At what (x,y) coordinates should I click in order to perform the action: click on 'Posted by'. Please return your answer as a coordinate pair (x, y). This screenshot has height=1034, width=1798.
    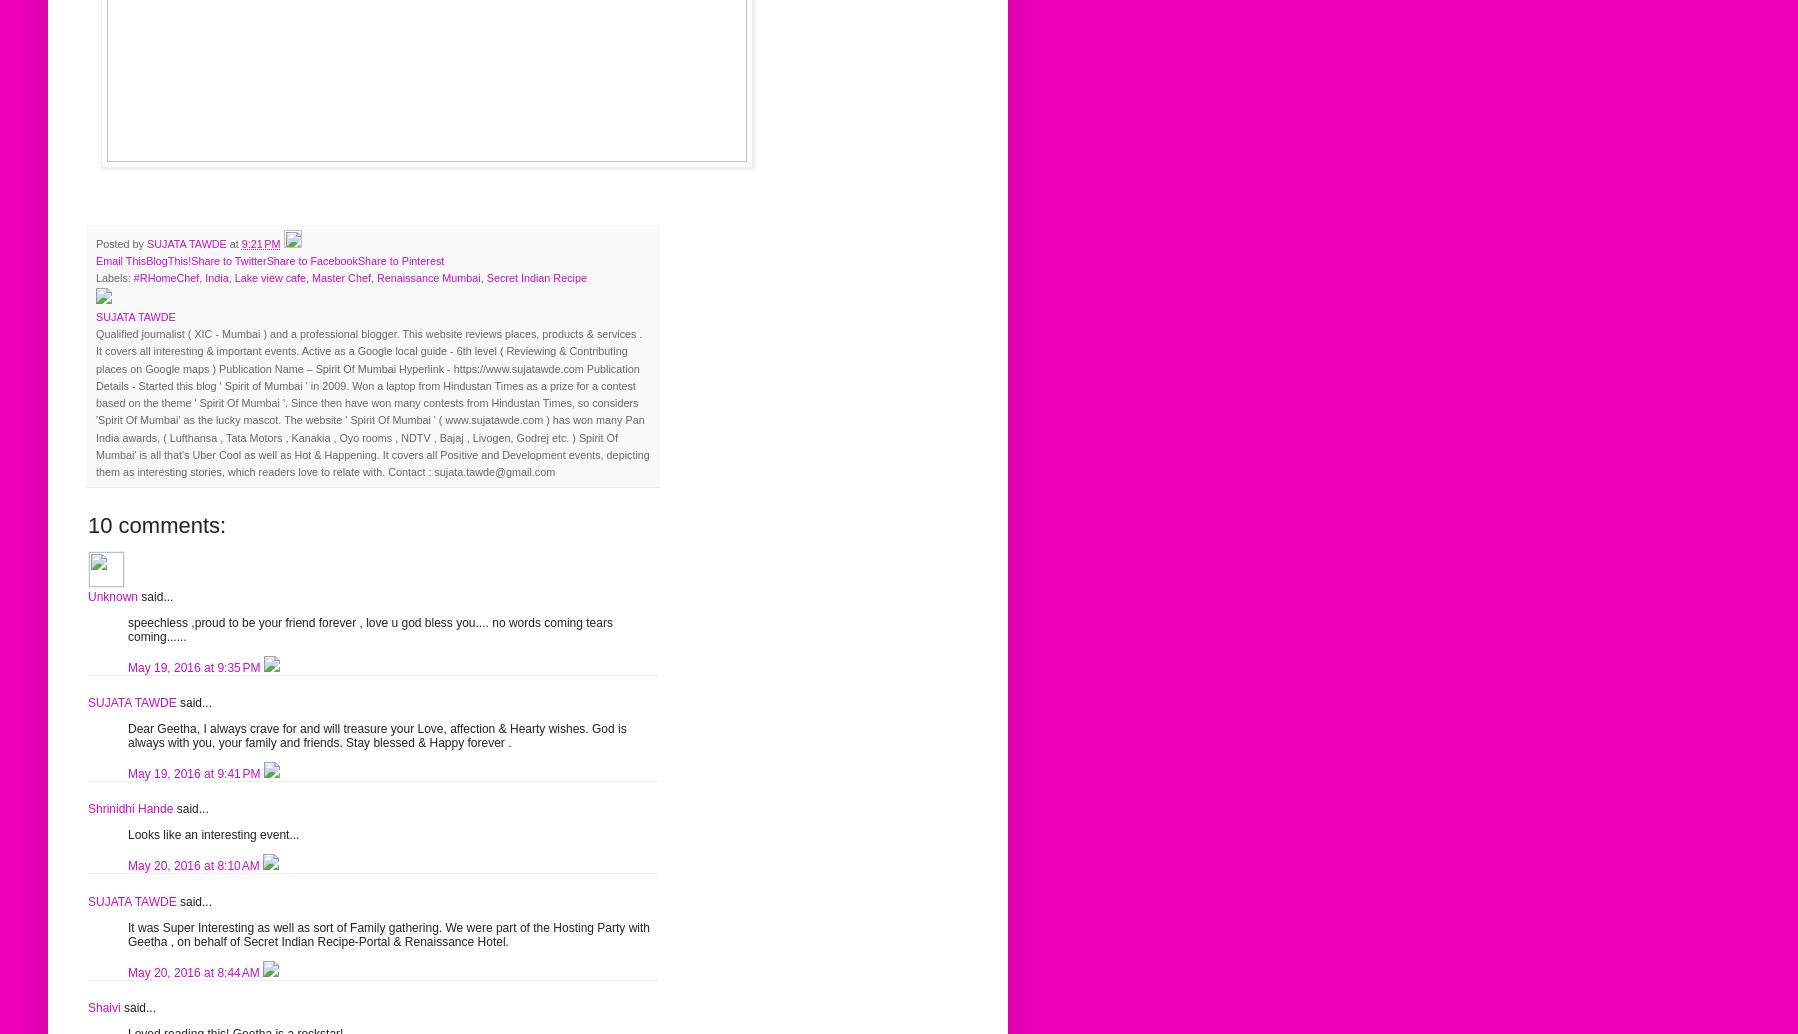
    Looking at the image, I should click on (120, 242).